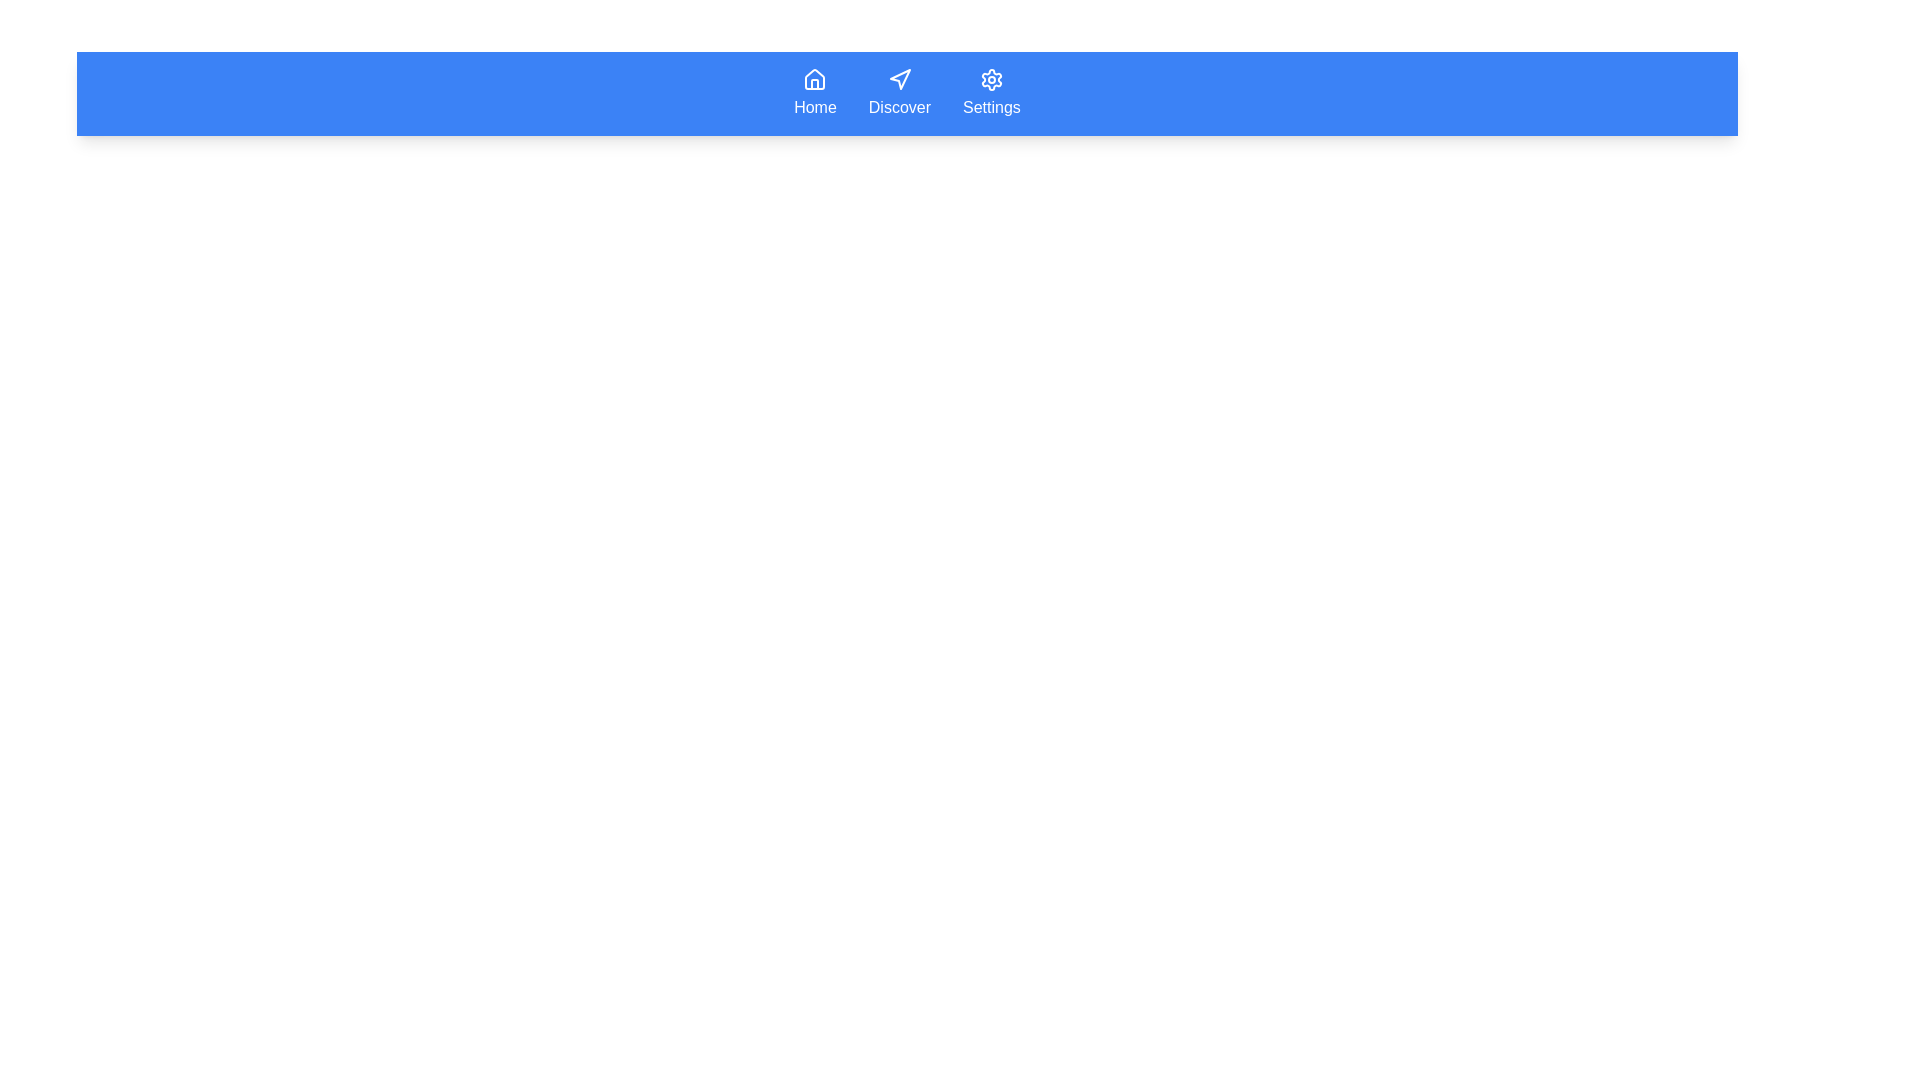 The image size is (1920, 1080). I want to click on the 'Home' button in the blue navigation bar, which features a house icon above the text label 'Home', to observe the hover effects, so click(815, 93).